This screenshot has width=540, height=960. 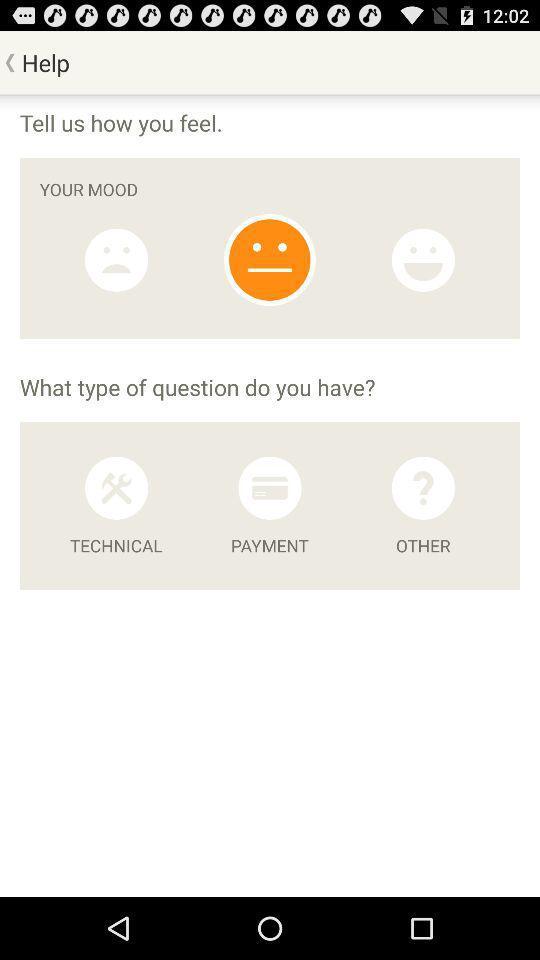 I want to click on unhappy mood, so click(x=116, y=259).